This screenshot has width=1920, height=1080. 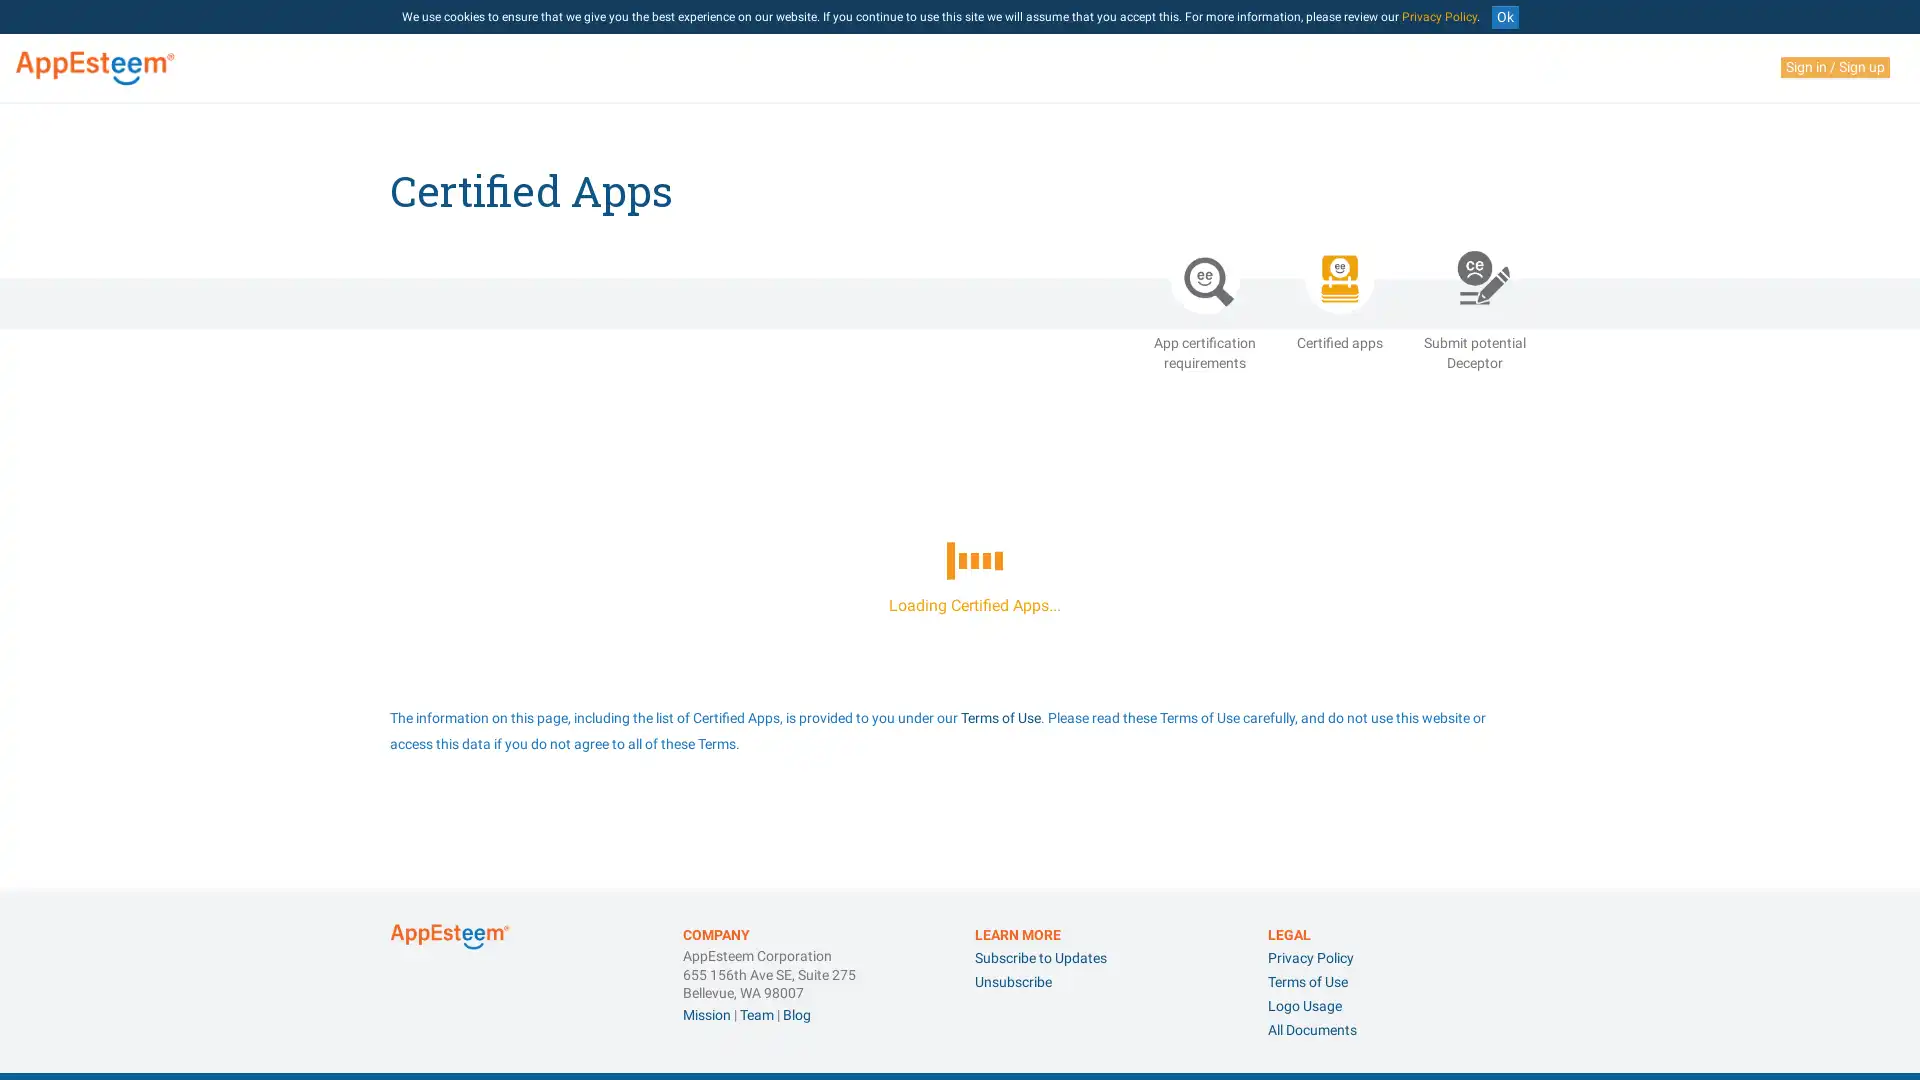 I want to click on Last, so click(x=1512, y=738).